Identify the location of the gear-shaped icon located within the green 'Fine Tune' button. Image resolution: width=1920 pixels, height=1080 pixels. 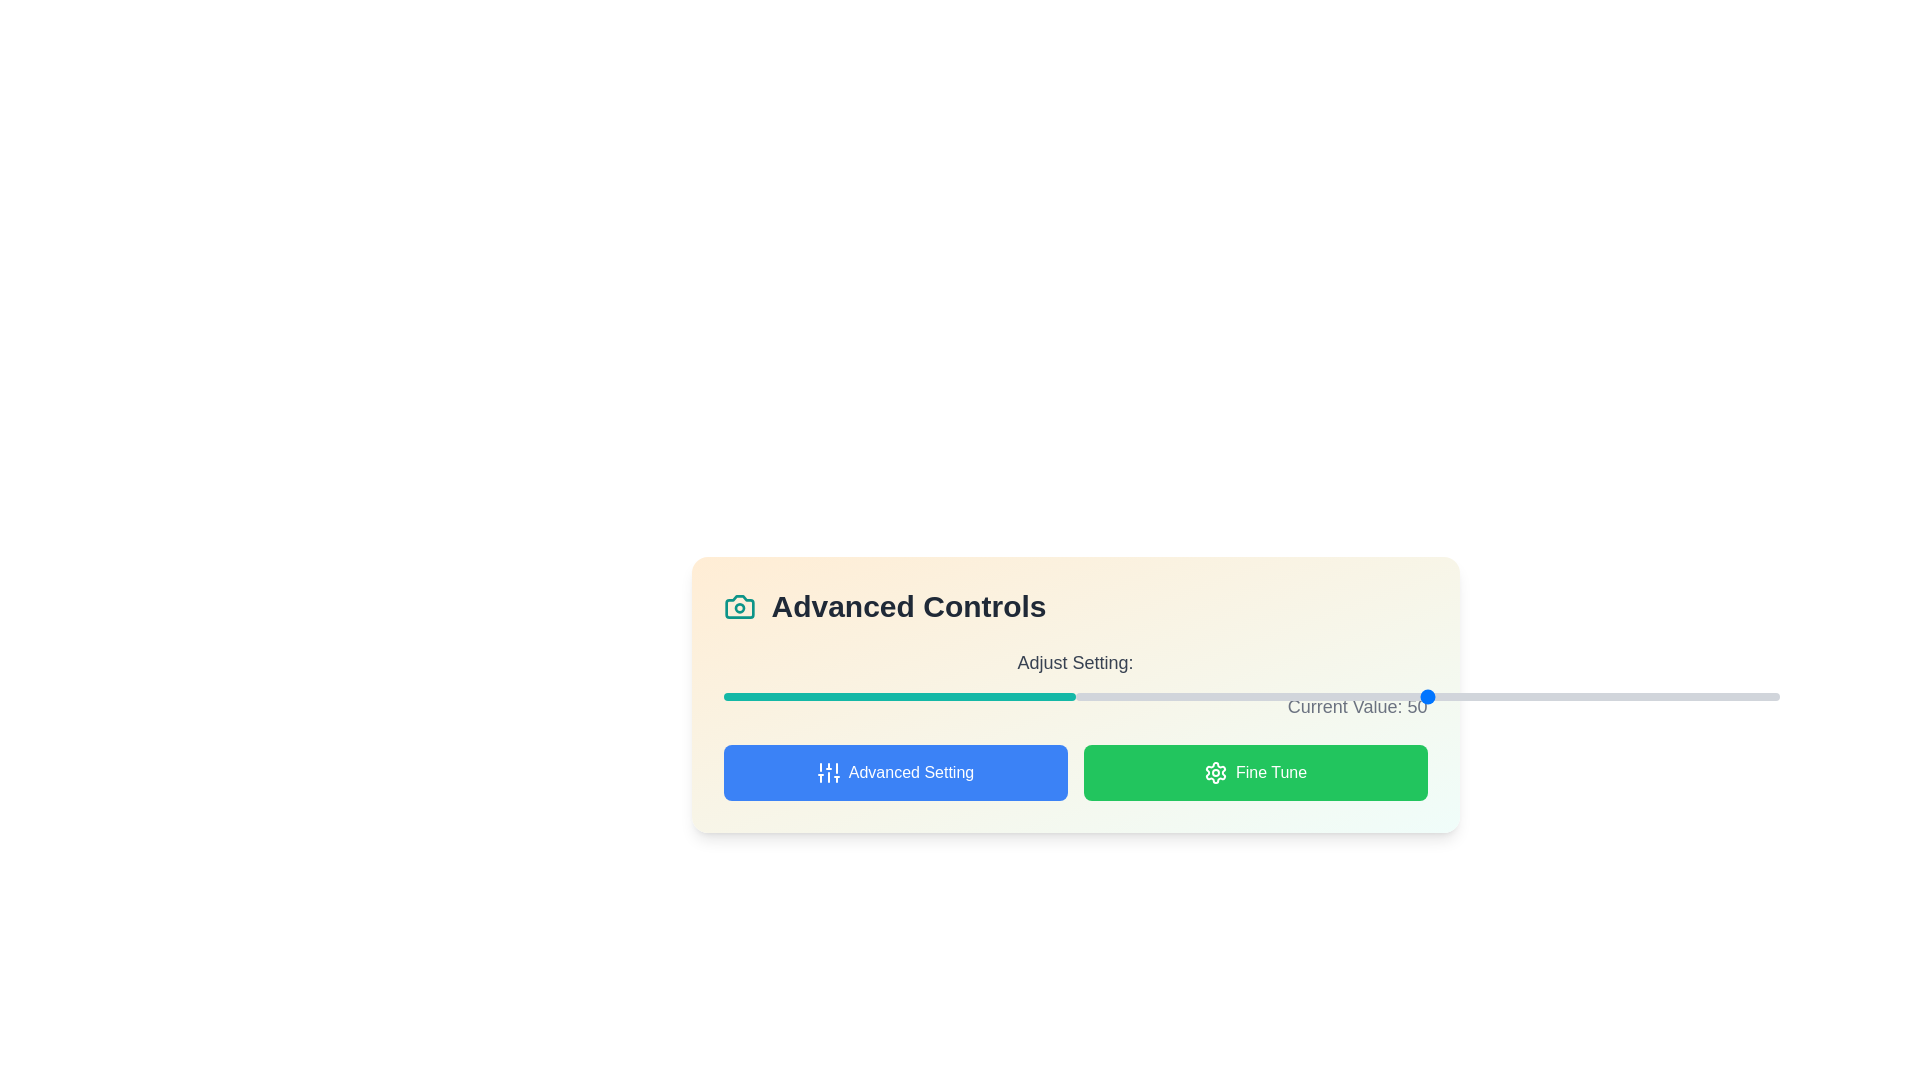
(1214, 771).